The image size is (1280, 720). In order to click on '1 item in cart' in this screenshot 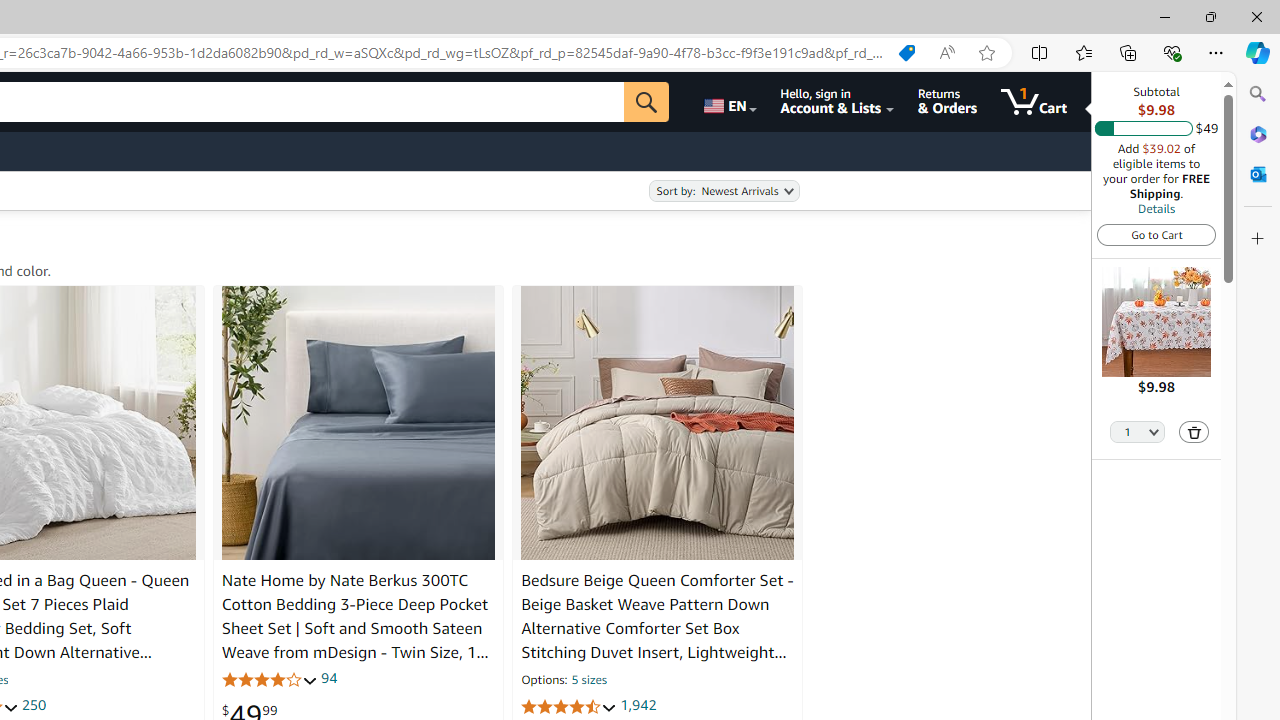, I will do `click(1034, 101)`.